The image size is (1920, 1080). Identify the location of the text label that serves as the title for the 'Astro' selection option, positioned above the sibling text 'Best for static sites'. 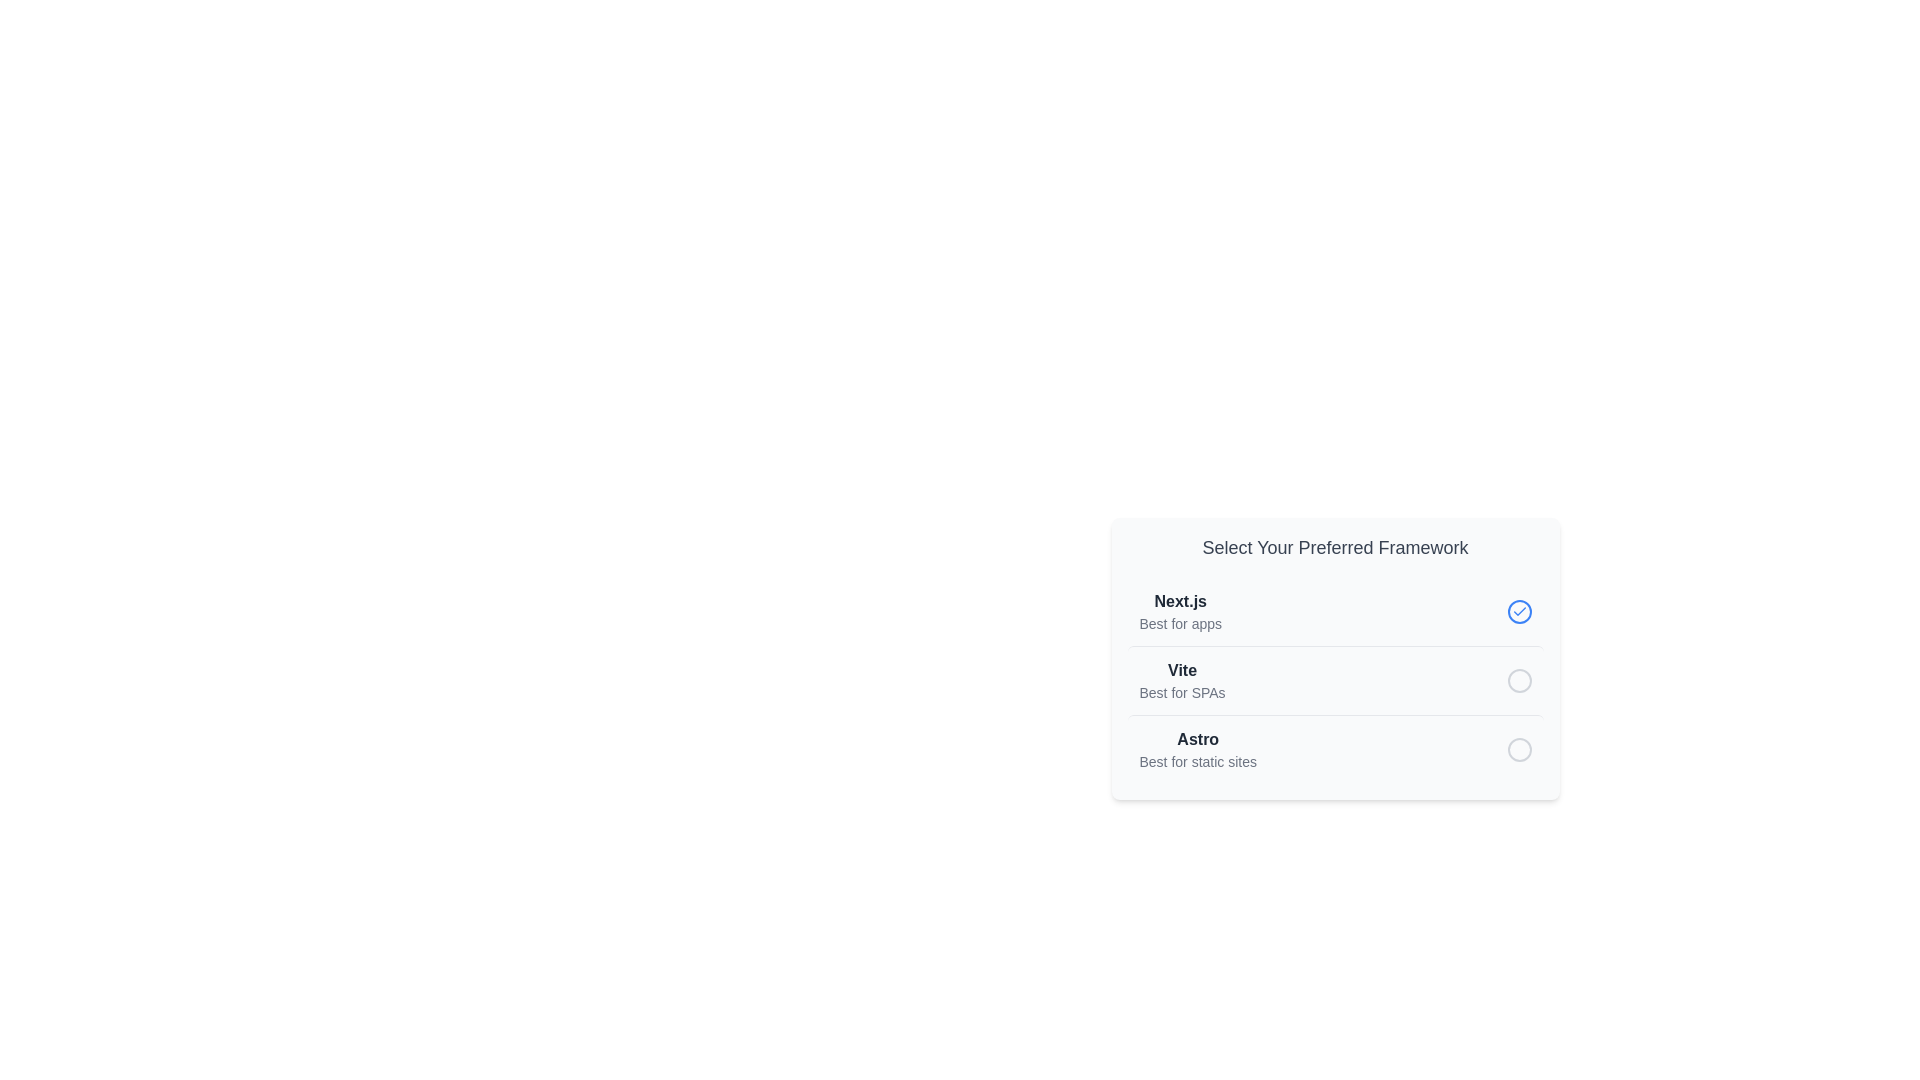
(1198, 740).